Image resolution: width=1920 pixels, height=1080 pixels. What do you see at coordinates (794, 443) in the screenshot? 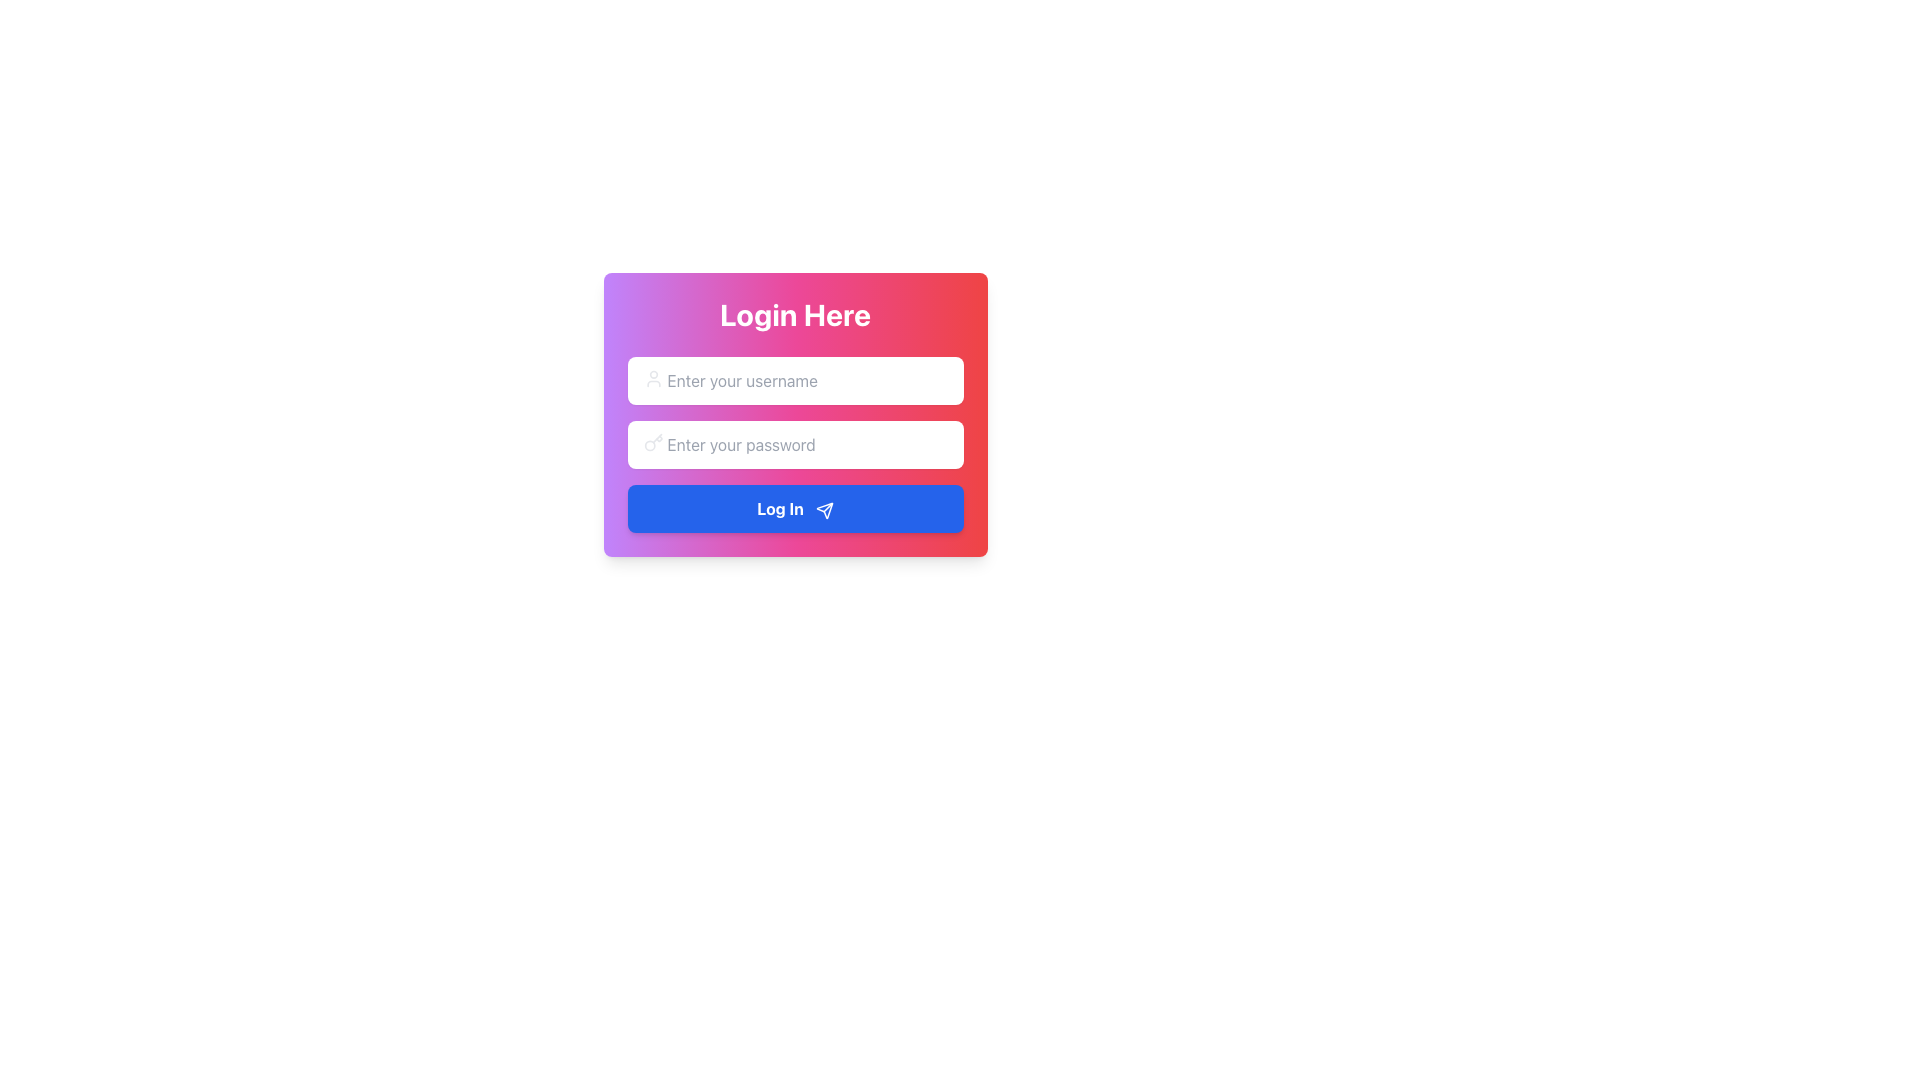
I see `the password input field located below the username input field in the 'Login Here' section to focus on it` at bounding box center [794, 443].